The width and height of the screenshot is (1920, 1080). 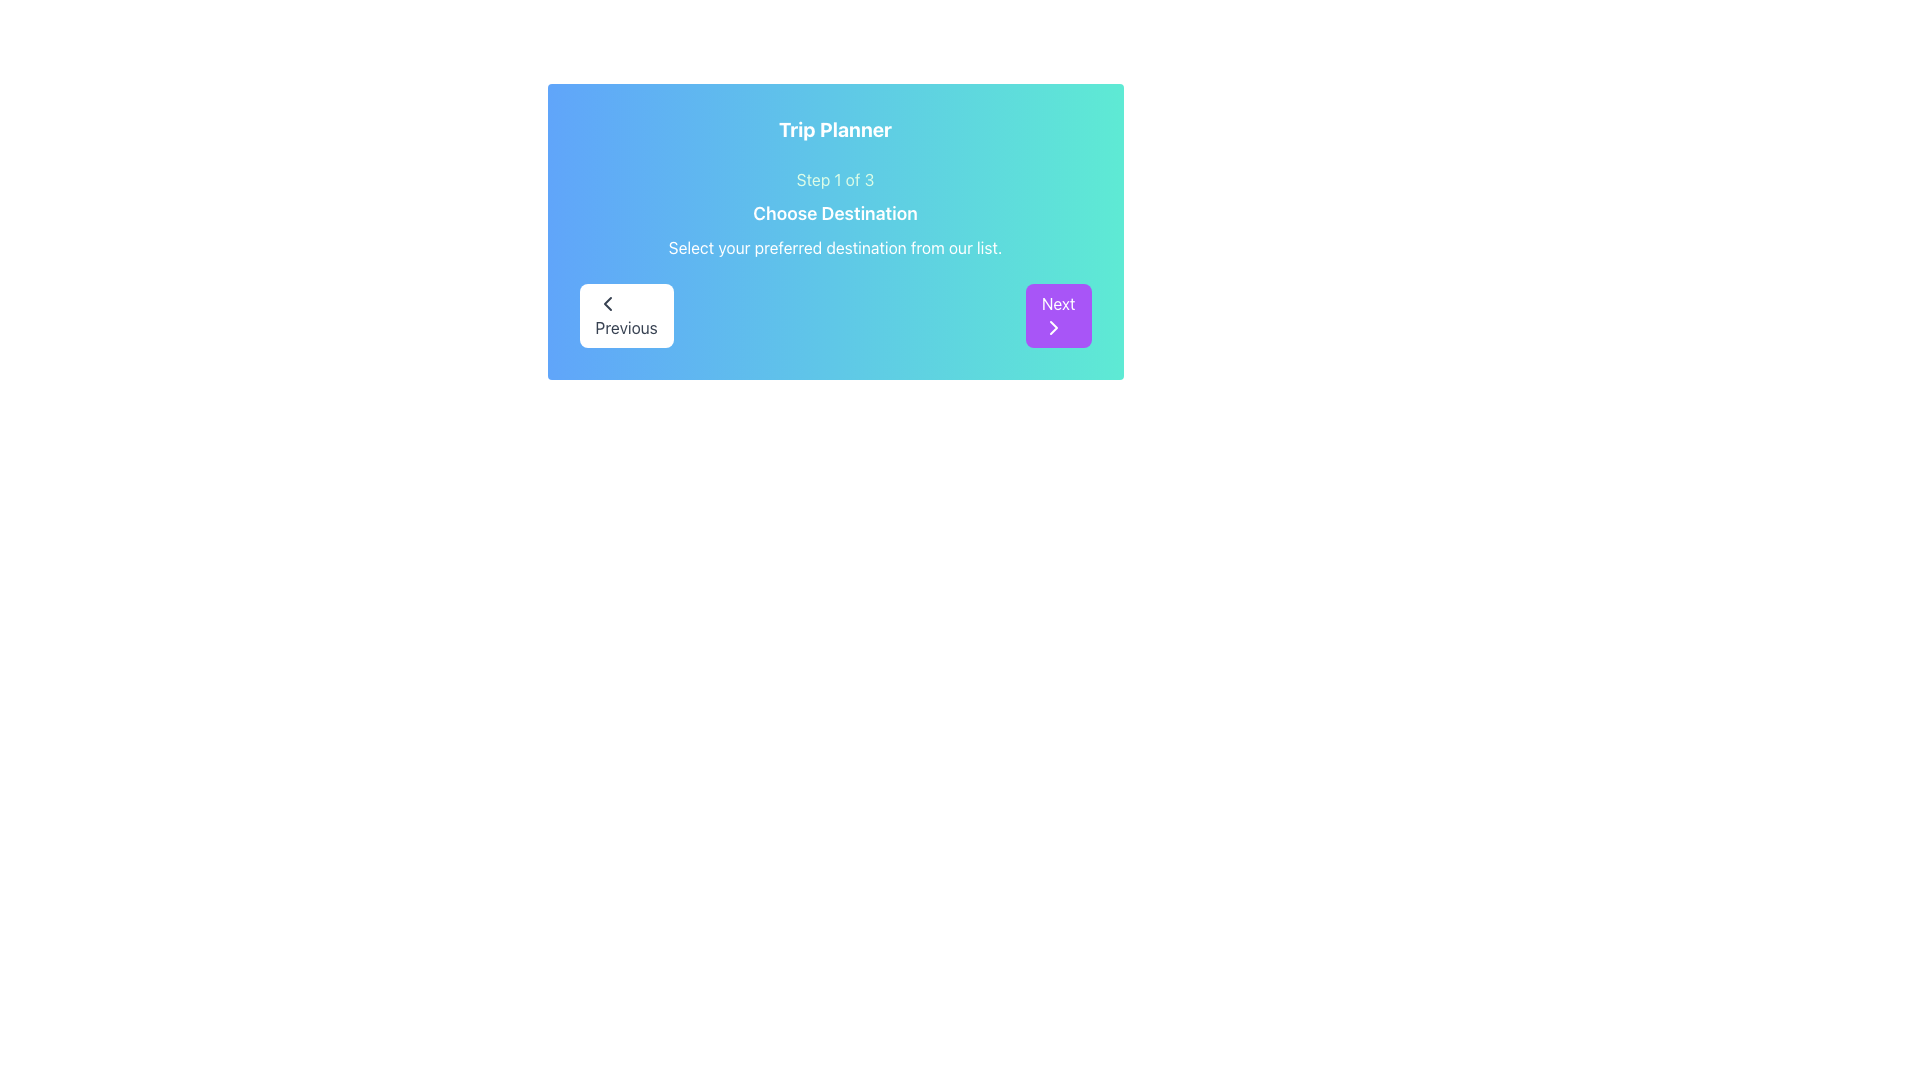 What do you see at coordinates (835, 130) in the screenshot?
I see `the main descriptive title for the trip planner card, which is a static text label positioned at the top of the card, centered horizontally and above the text 'Step 1 of 3 Choose Destination'` at bounding box center [835, 130].